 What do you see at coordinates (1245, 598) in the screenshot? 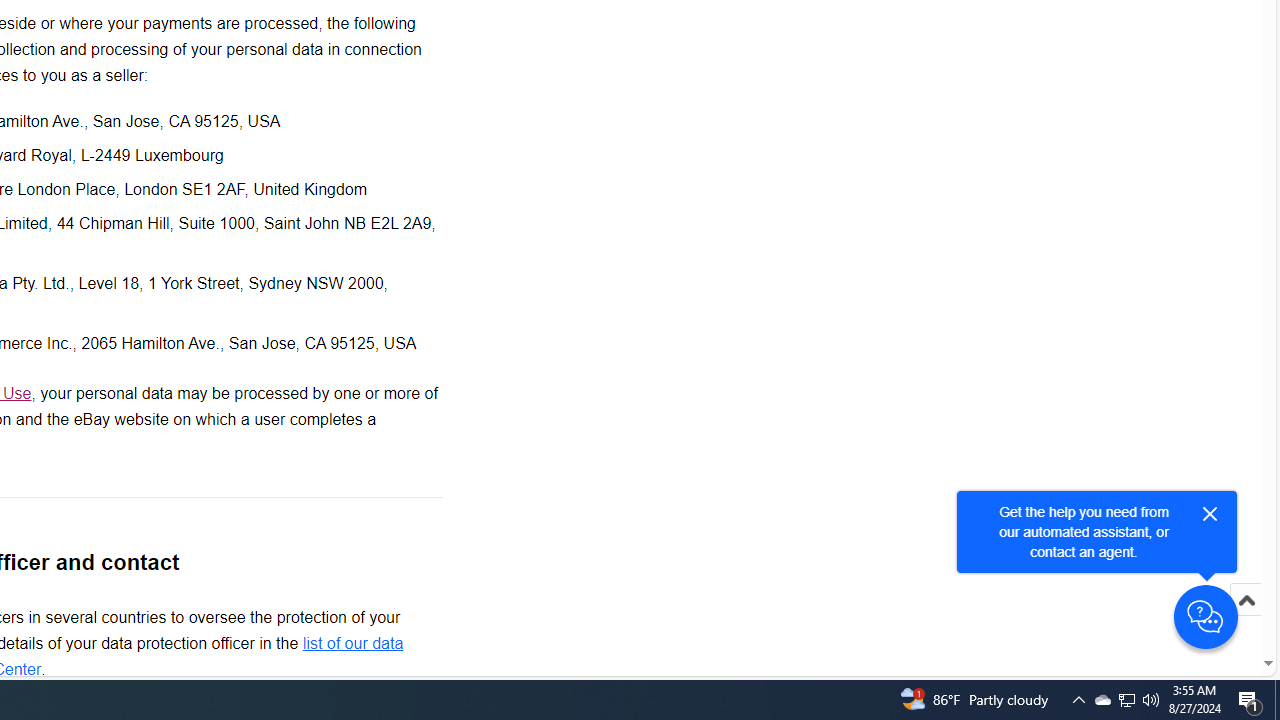
I see `'Scroll to top'` at bounding box center [1245, 598].